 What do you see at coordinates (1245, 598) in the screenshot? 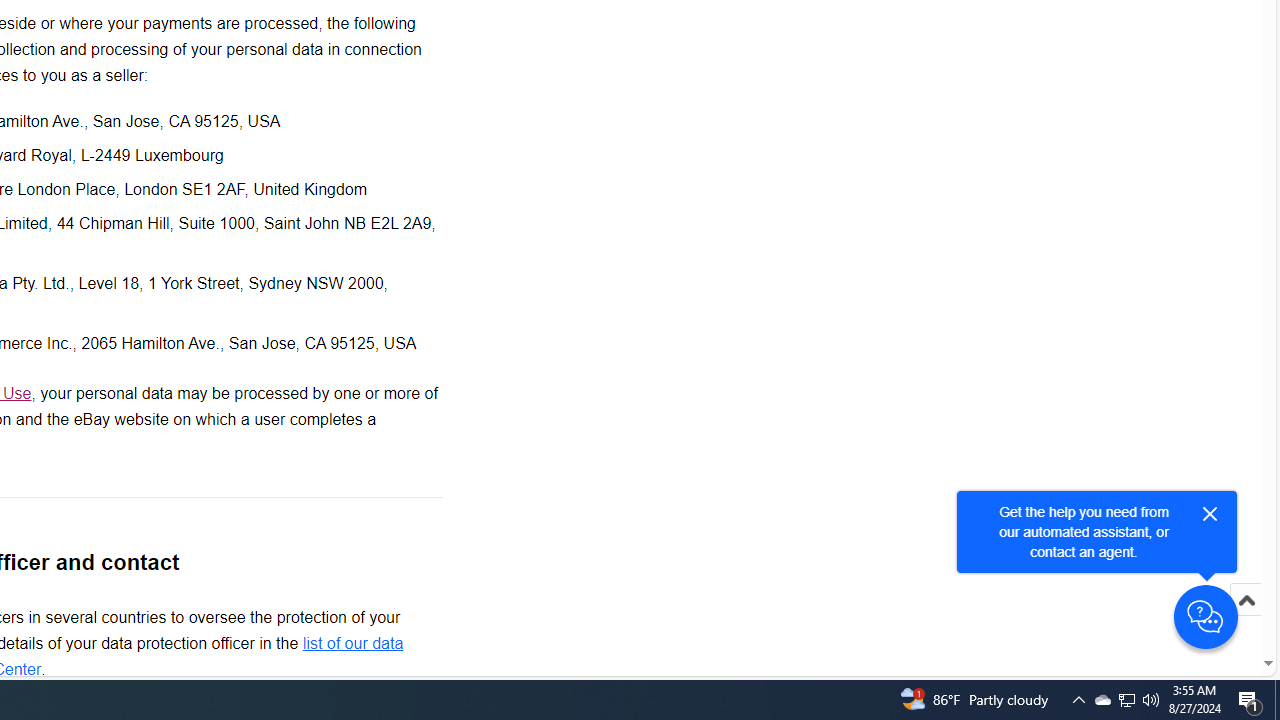
I see `'Scroll to top'` at bounding box center [1245, 598].